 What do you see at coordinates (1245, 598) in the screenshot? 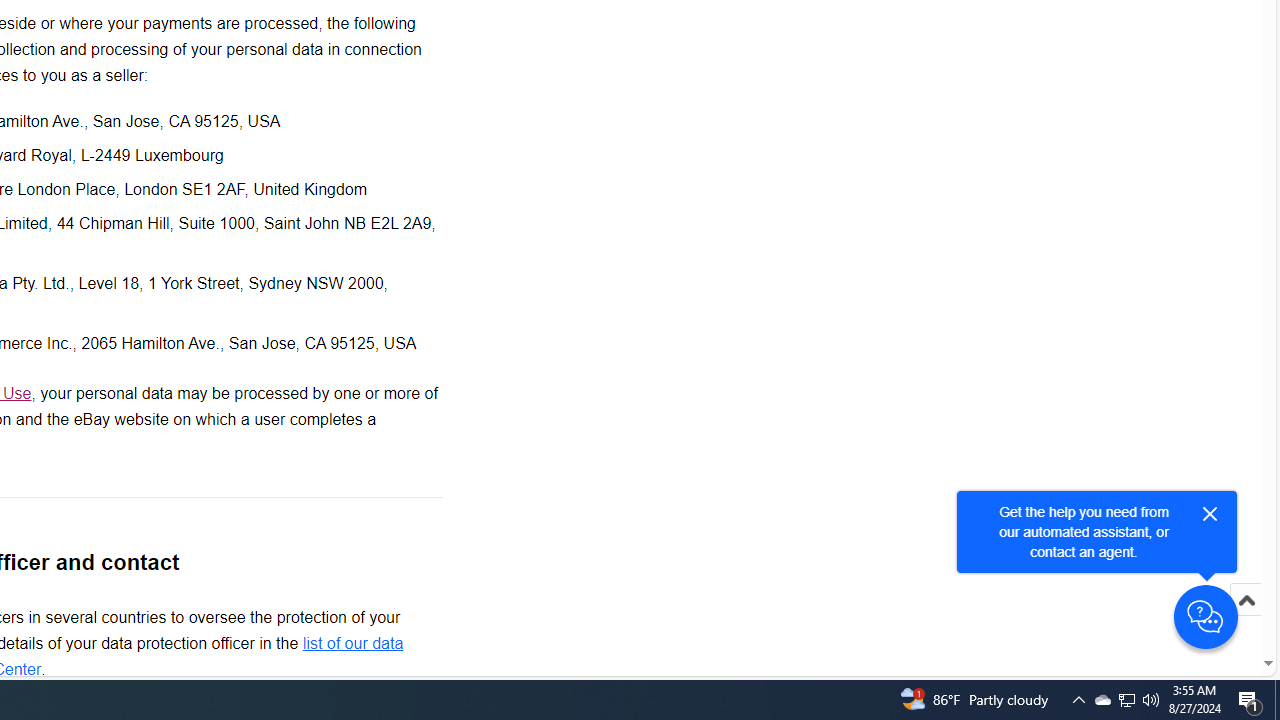
I see `'Scroll to top'` at bounding box center [1245, 598].